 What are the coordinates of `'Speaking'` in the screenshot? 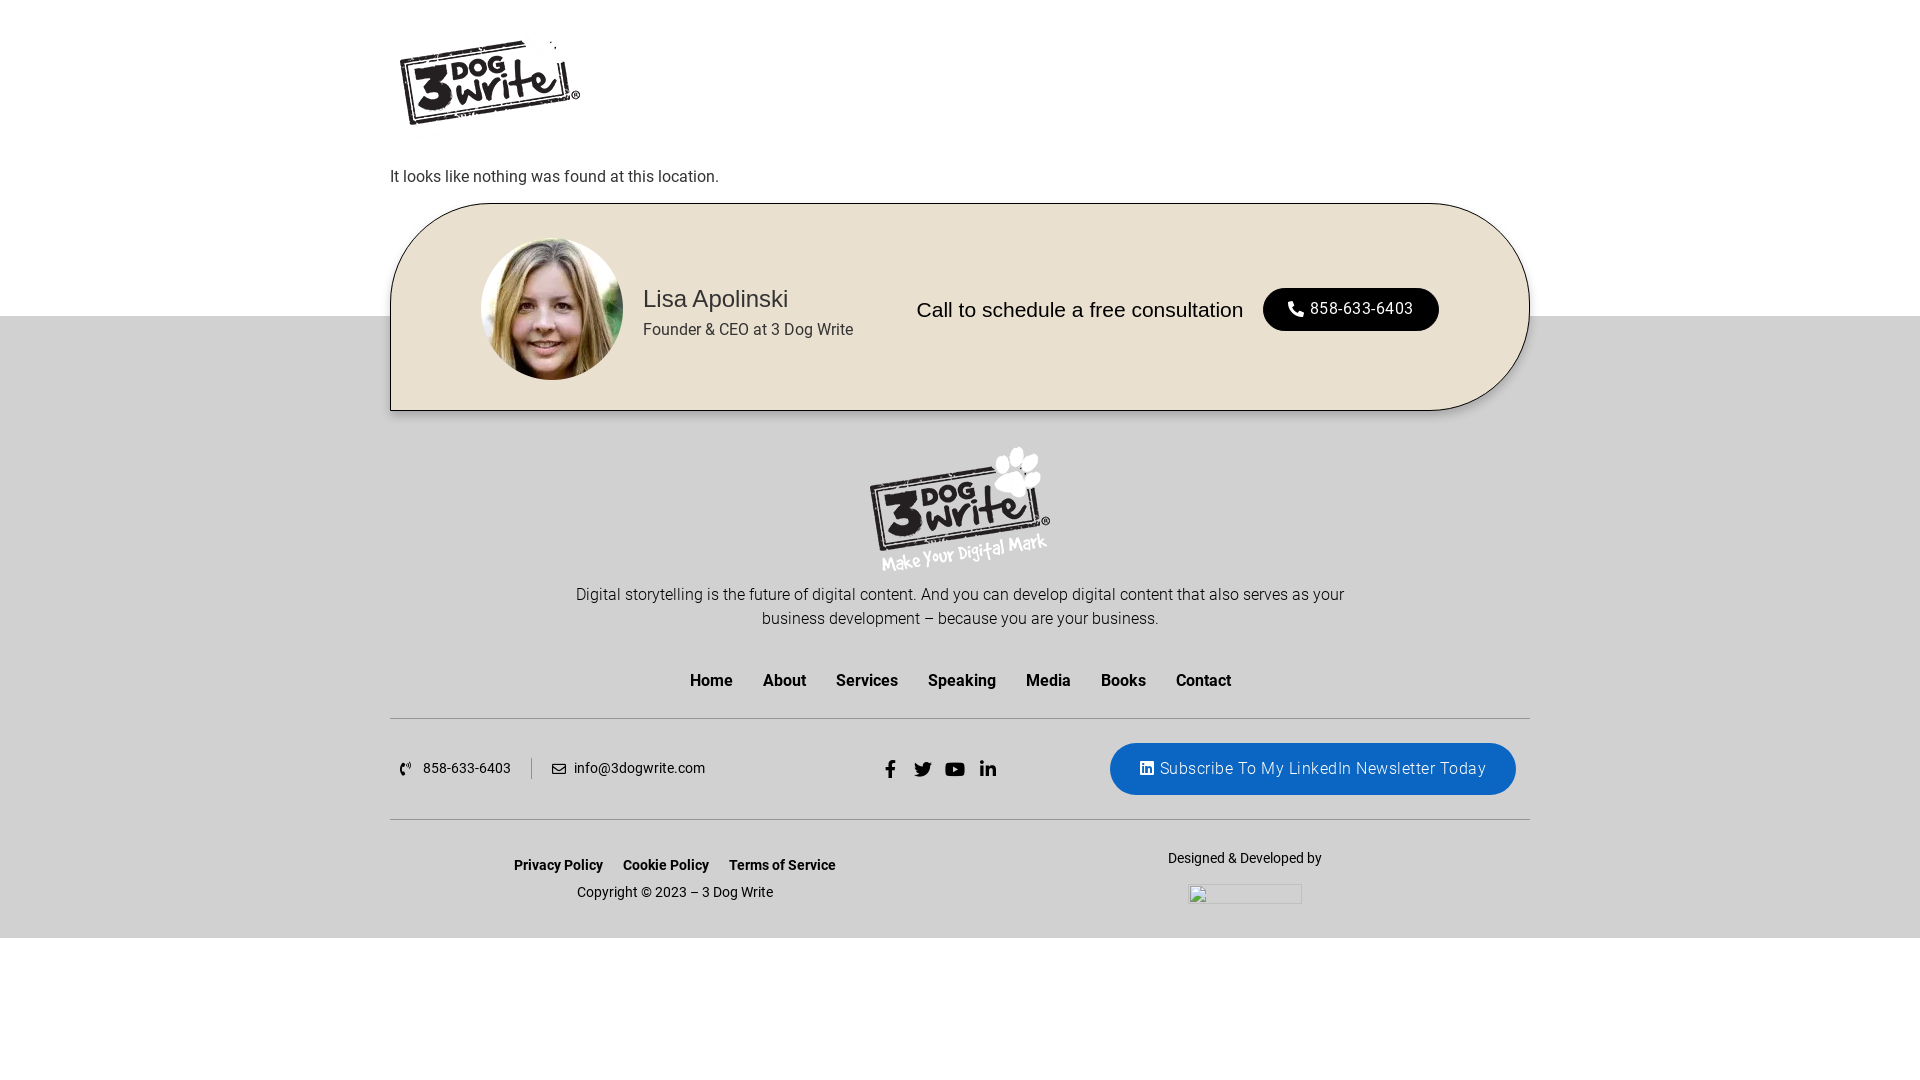 It's located at (960, 680).